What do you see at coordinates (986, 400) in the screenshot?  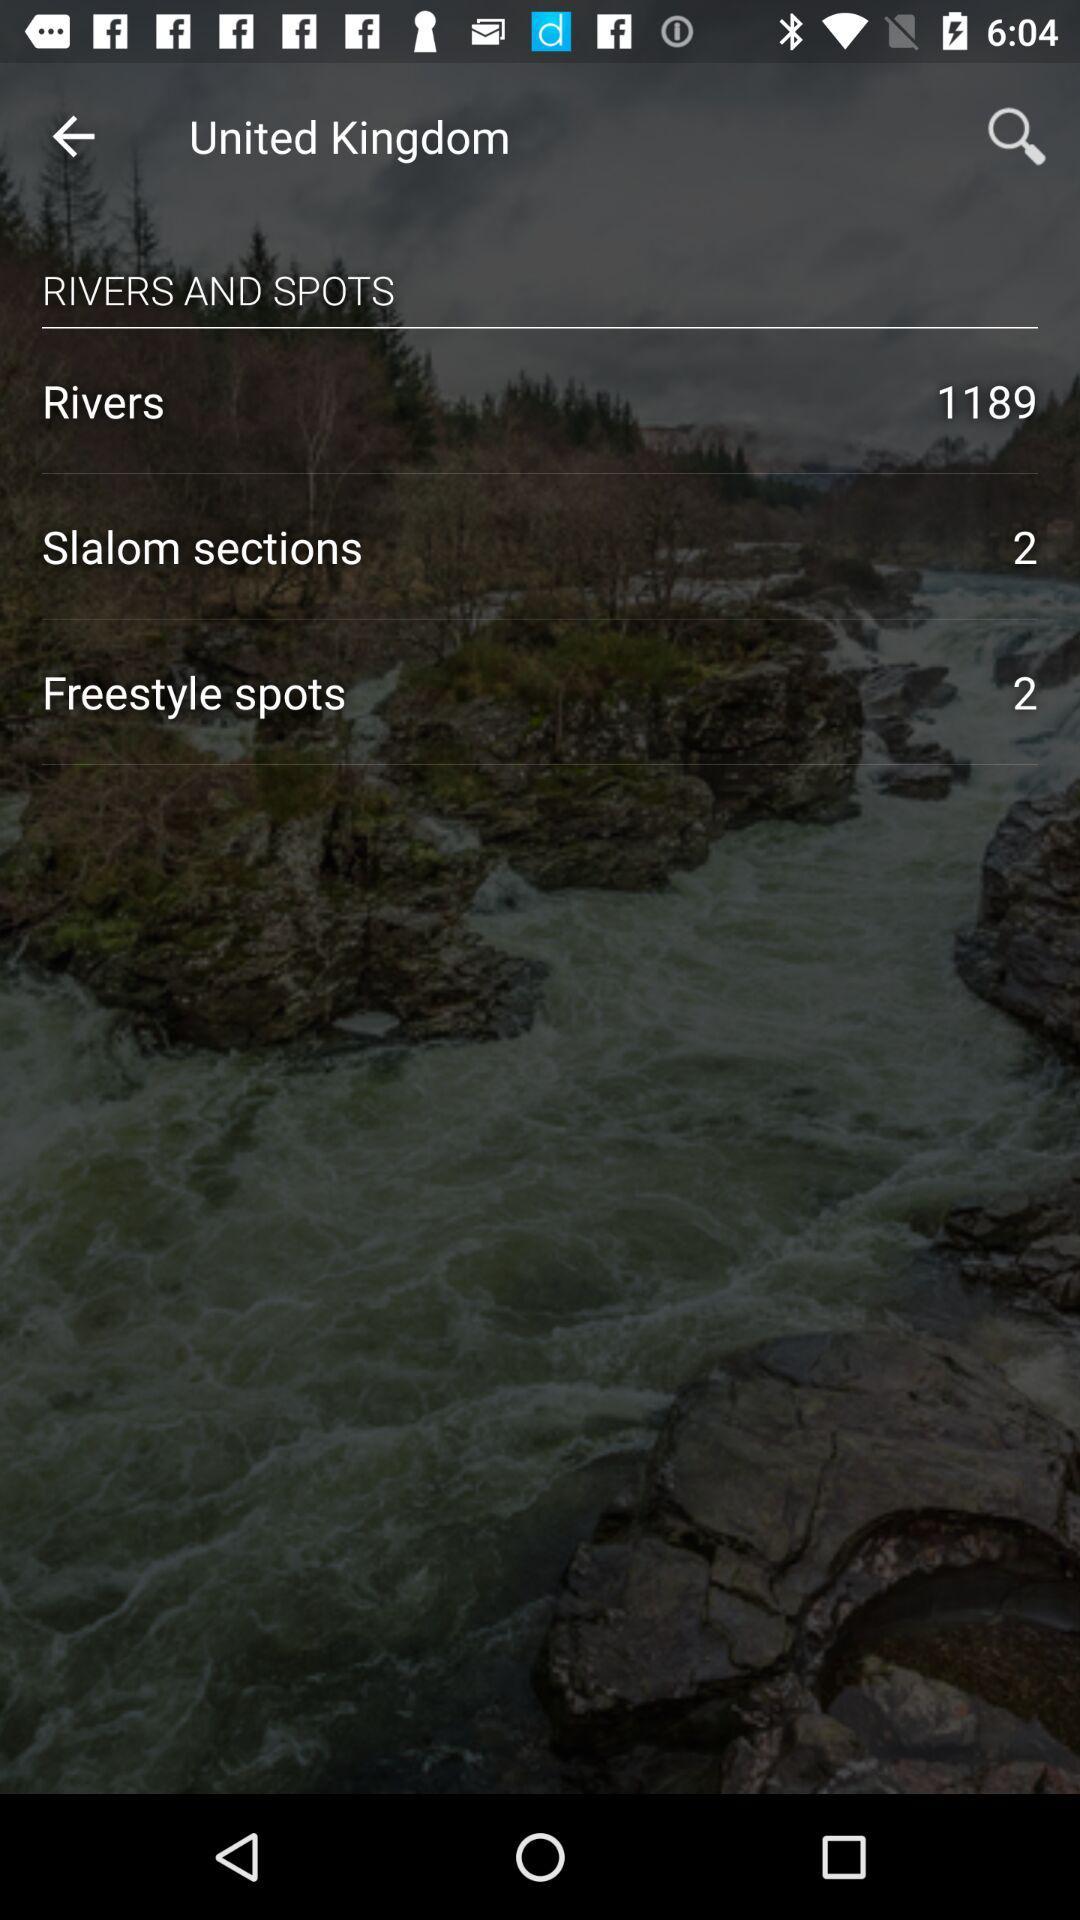 I see `1189 icon` at bounding box center [986, 400].